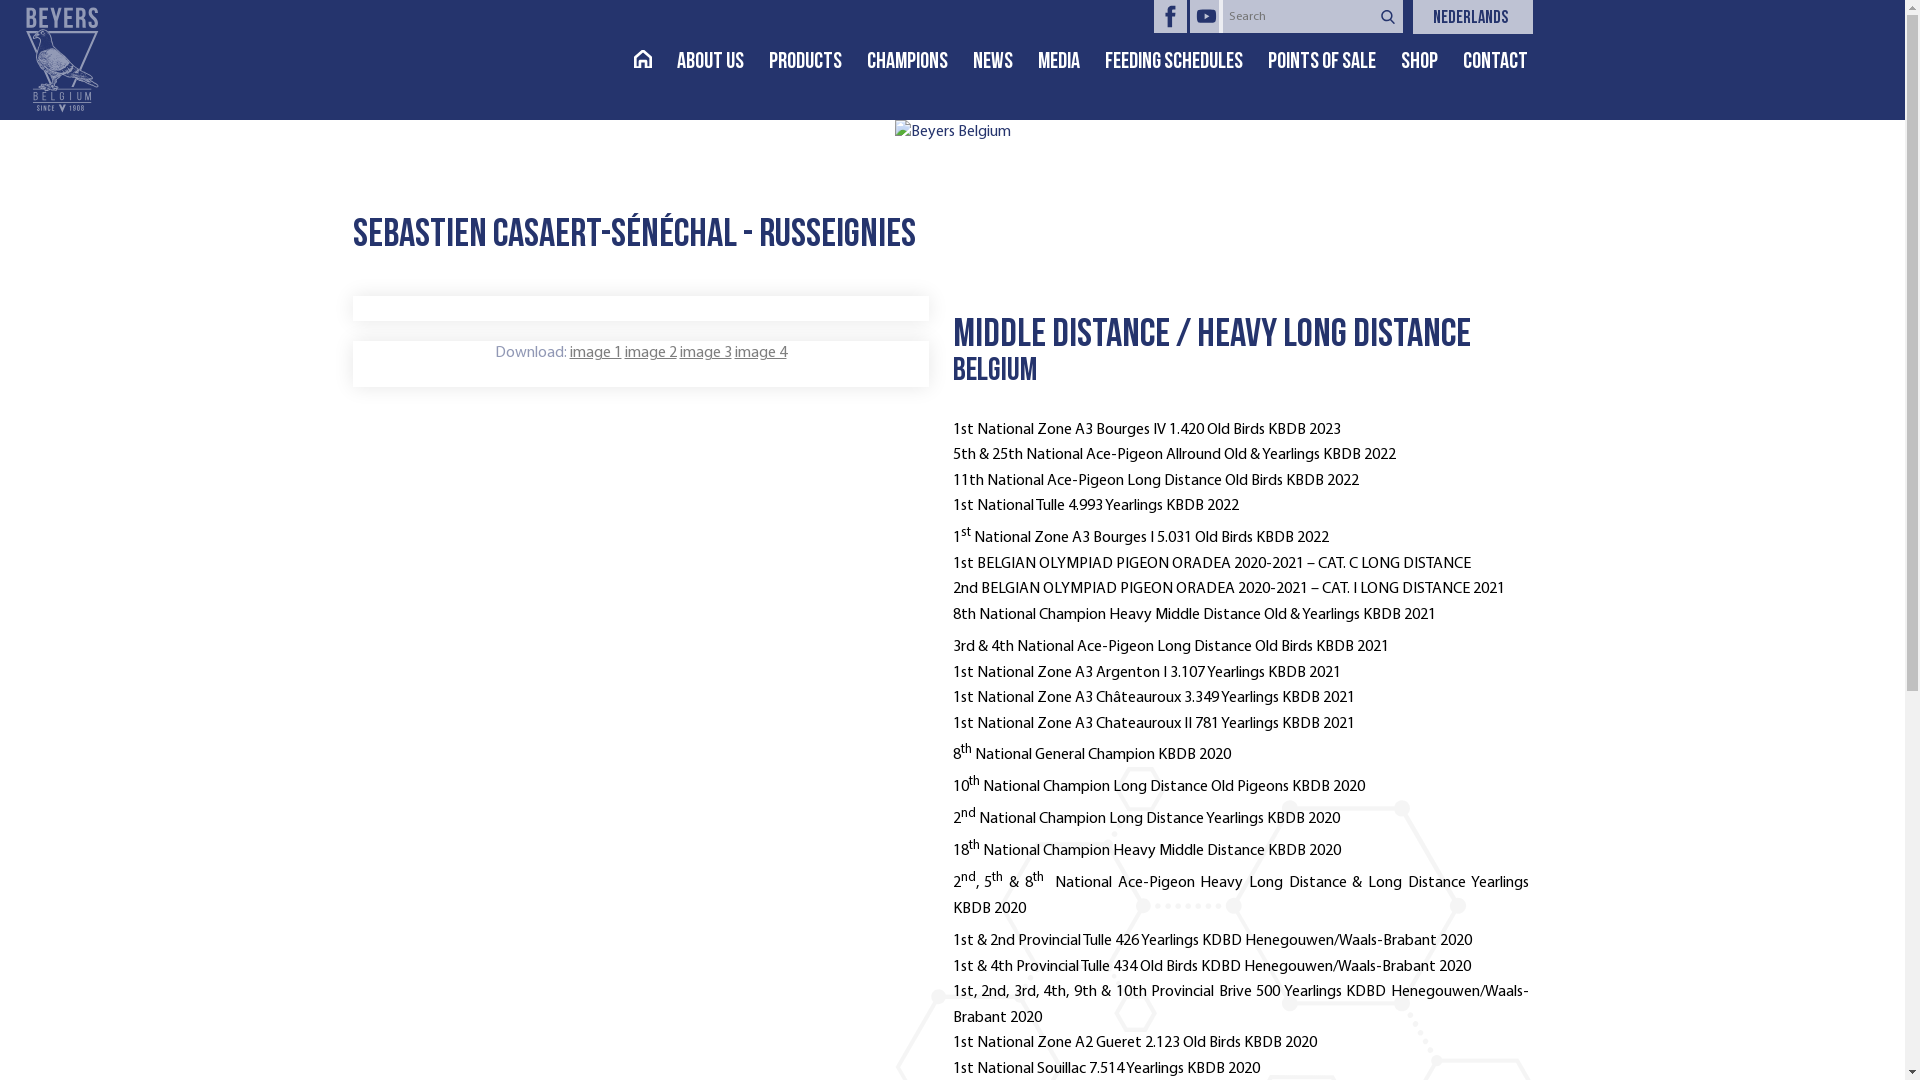 This screenshot has height=1080, width=1920. Describe the element at coordinates (865, 61) in the screenshot. I see `'CHAMPIONS'` at that location.